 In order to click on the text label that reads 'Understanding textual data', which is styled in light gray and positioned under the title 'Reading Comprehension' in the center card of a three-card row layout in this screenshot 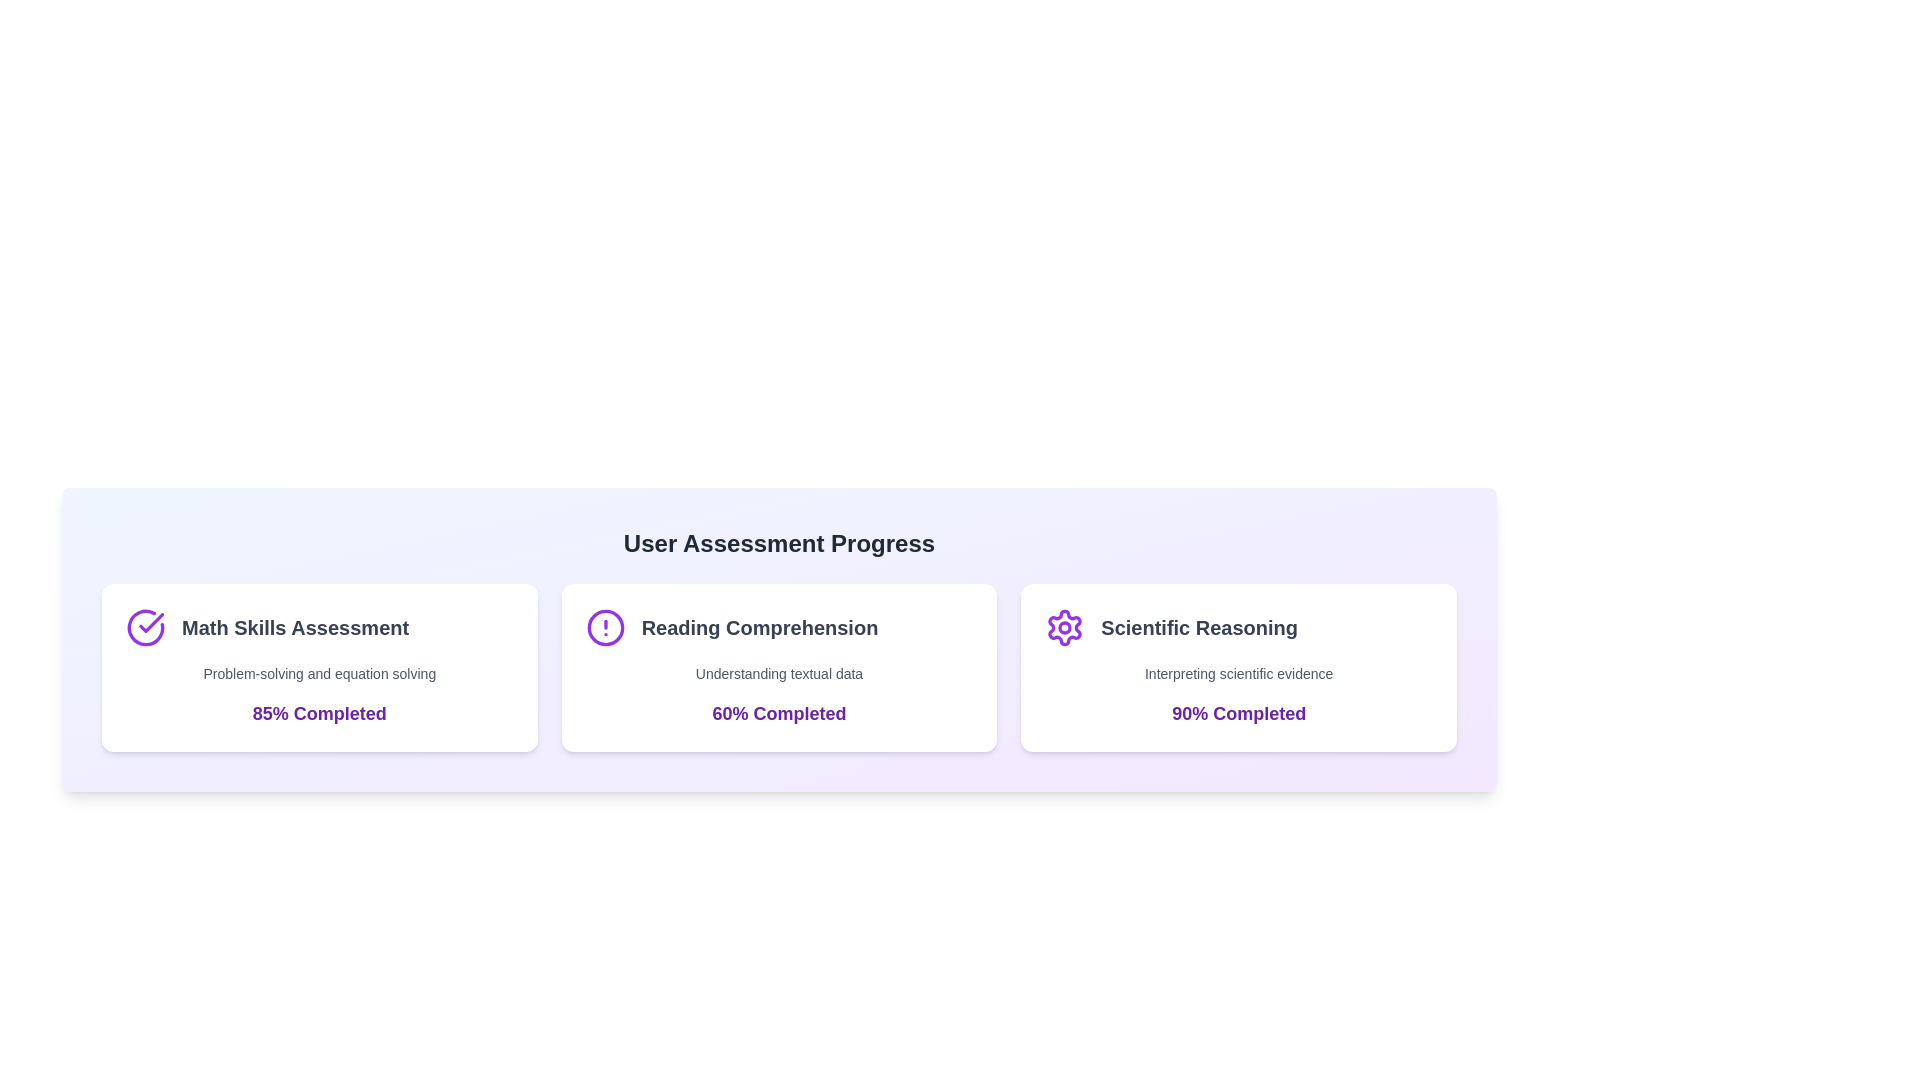, I will do `click(778, 674)`.